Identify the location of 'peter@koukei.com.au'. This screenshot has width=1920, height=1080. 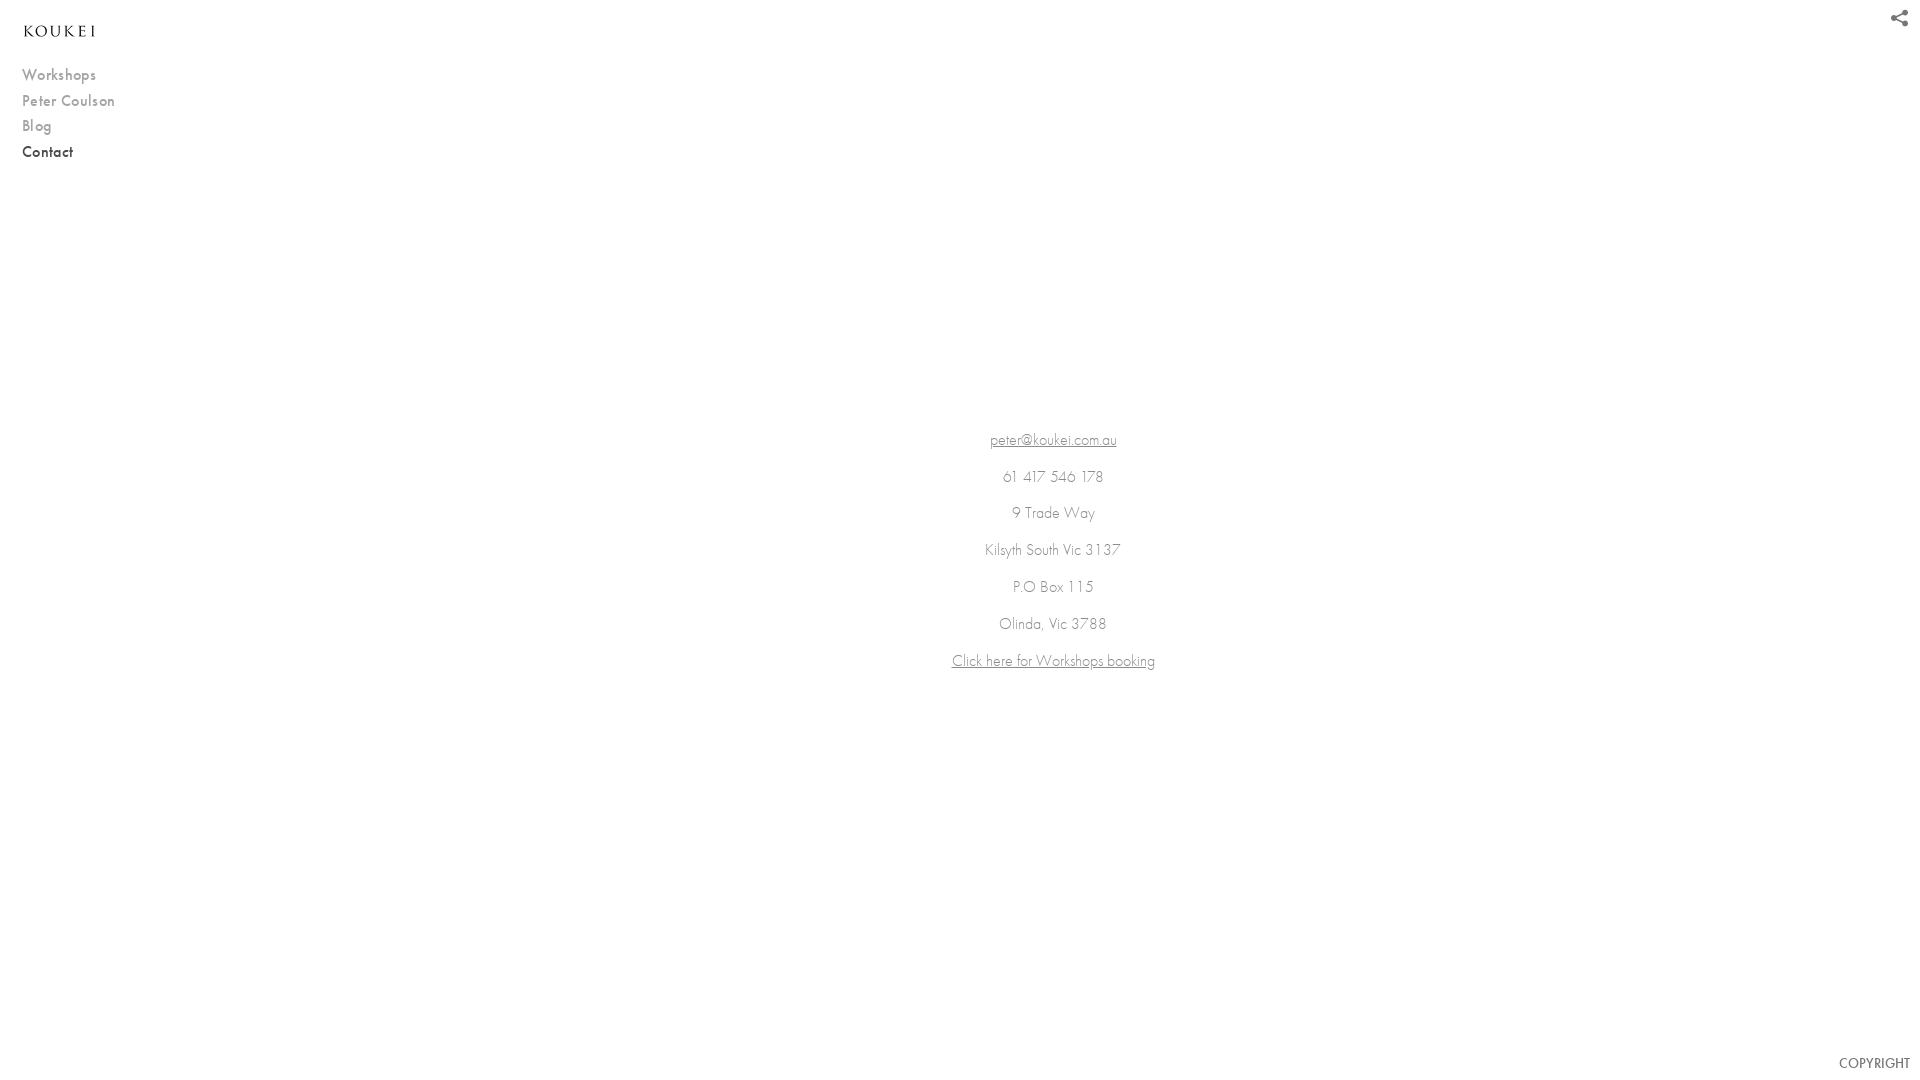
(1052, 438).